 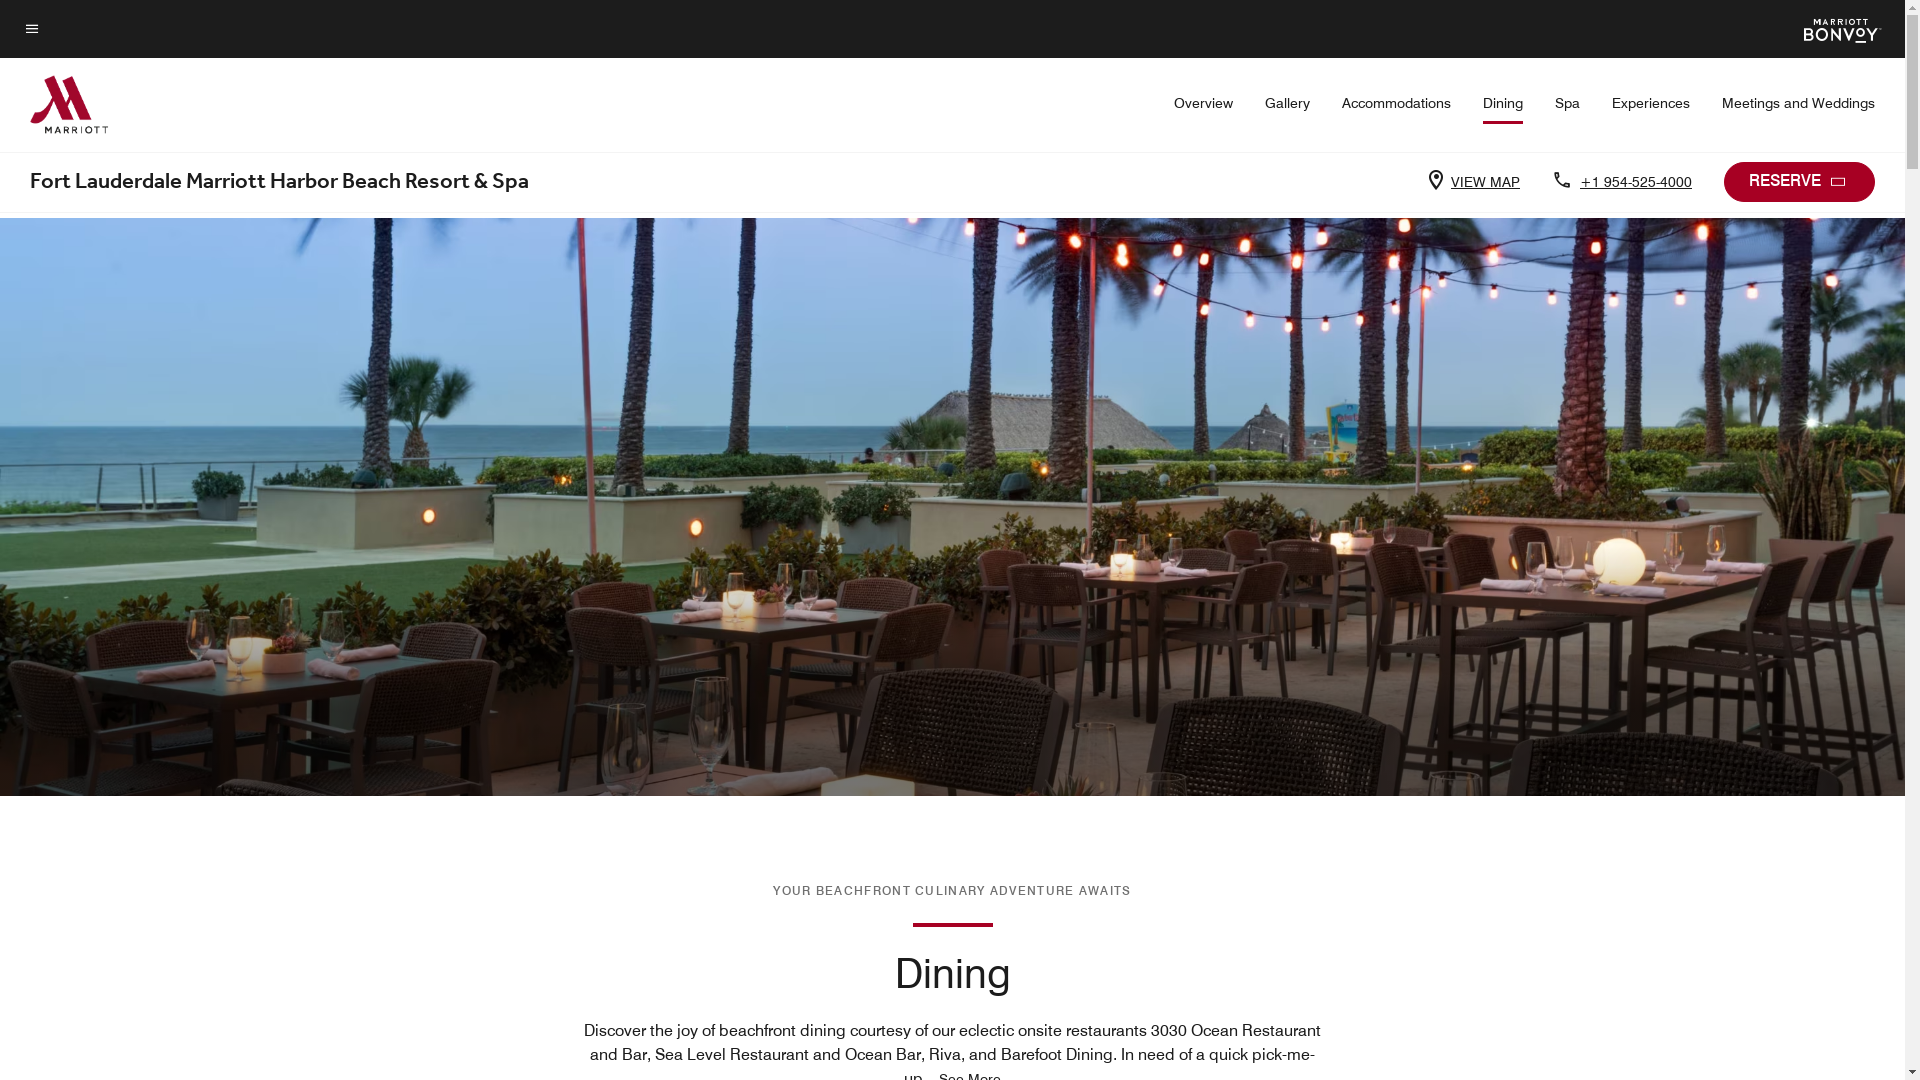 I want to click on 'Meetings and Weddings', so click(x=1798, y=103).